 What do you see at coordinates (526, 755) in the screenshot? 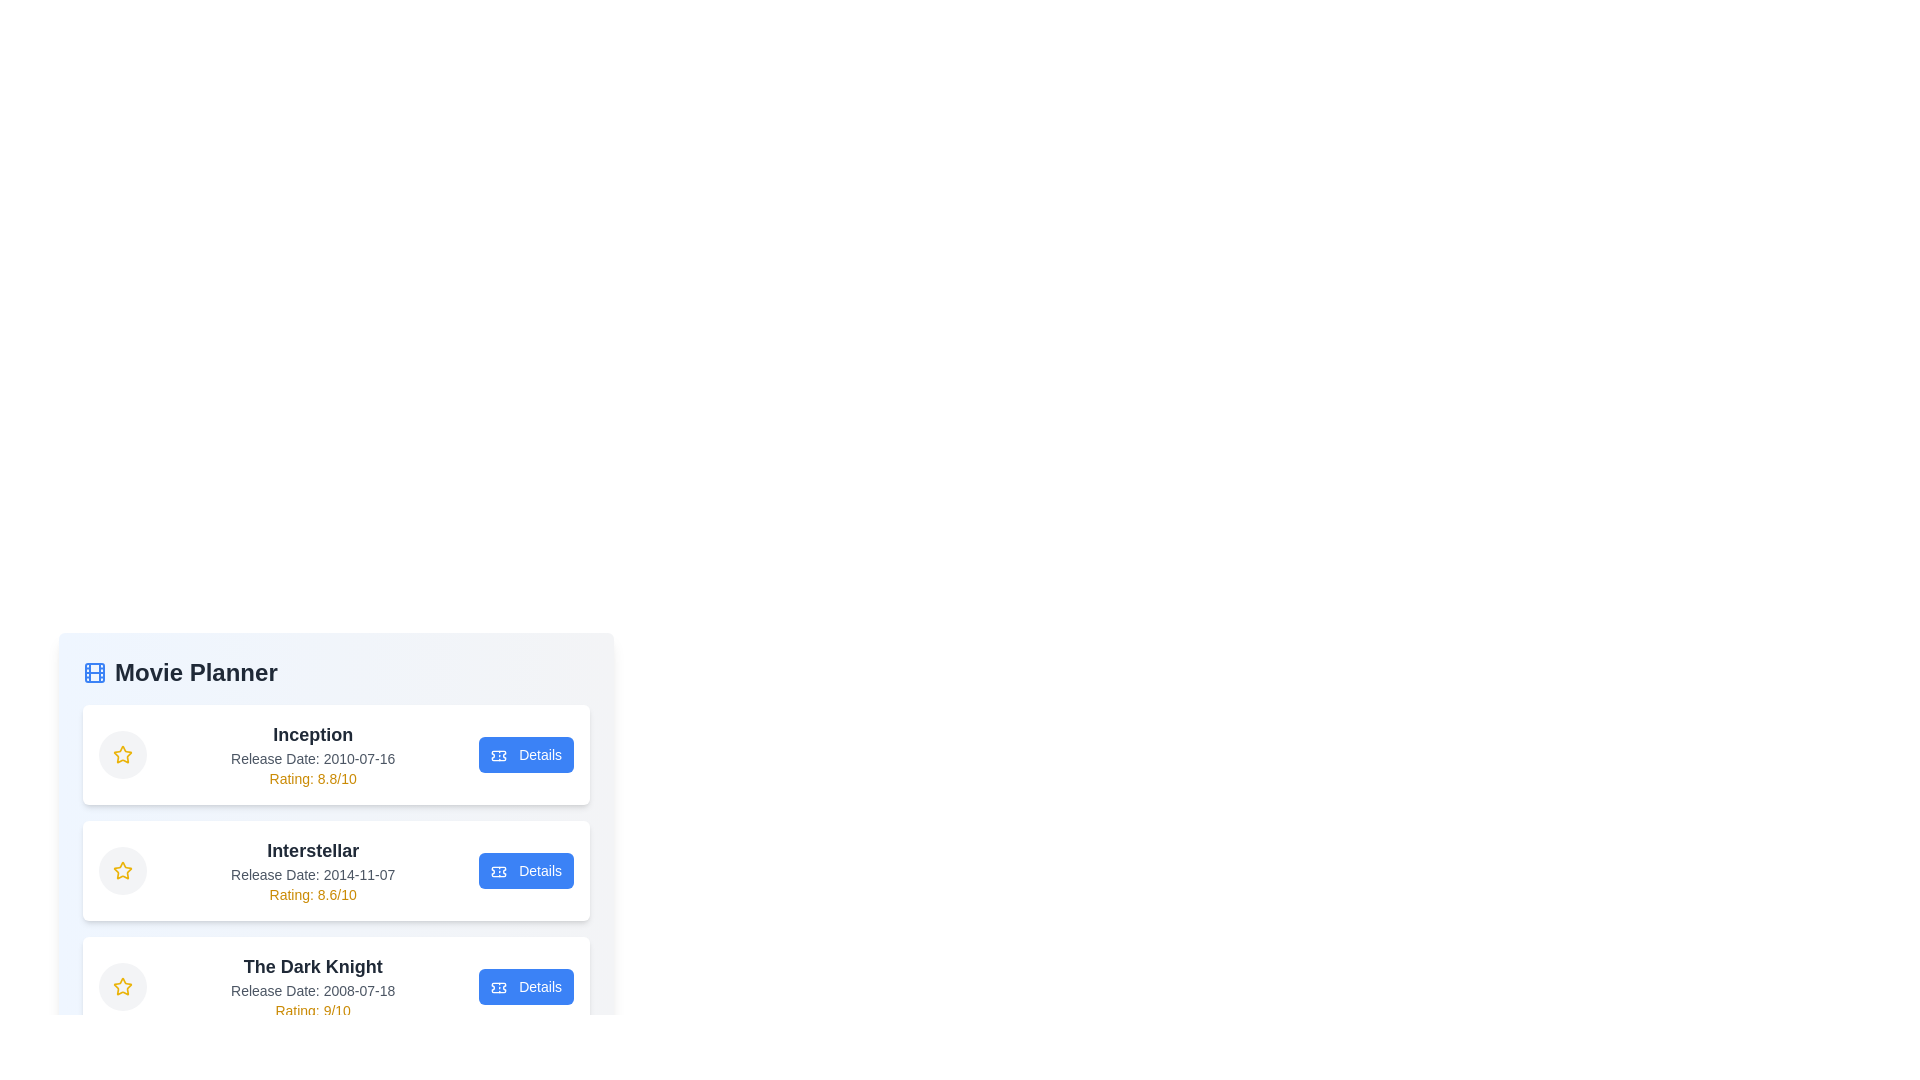
I see `the 'Details' button for the movie Inception` at bounding box center [526, 755].